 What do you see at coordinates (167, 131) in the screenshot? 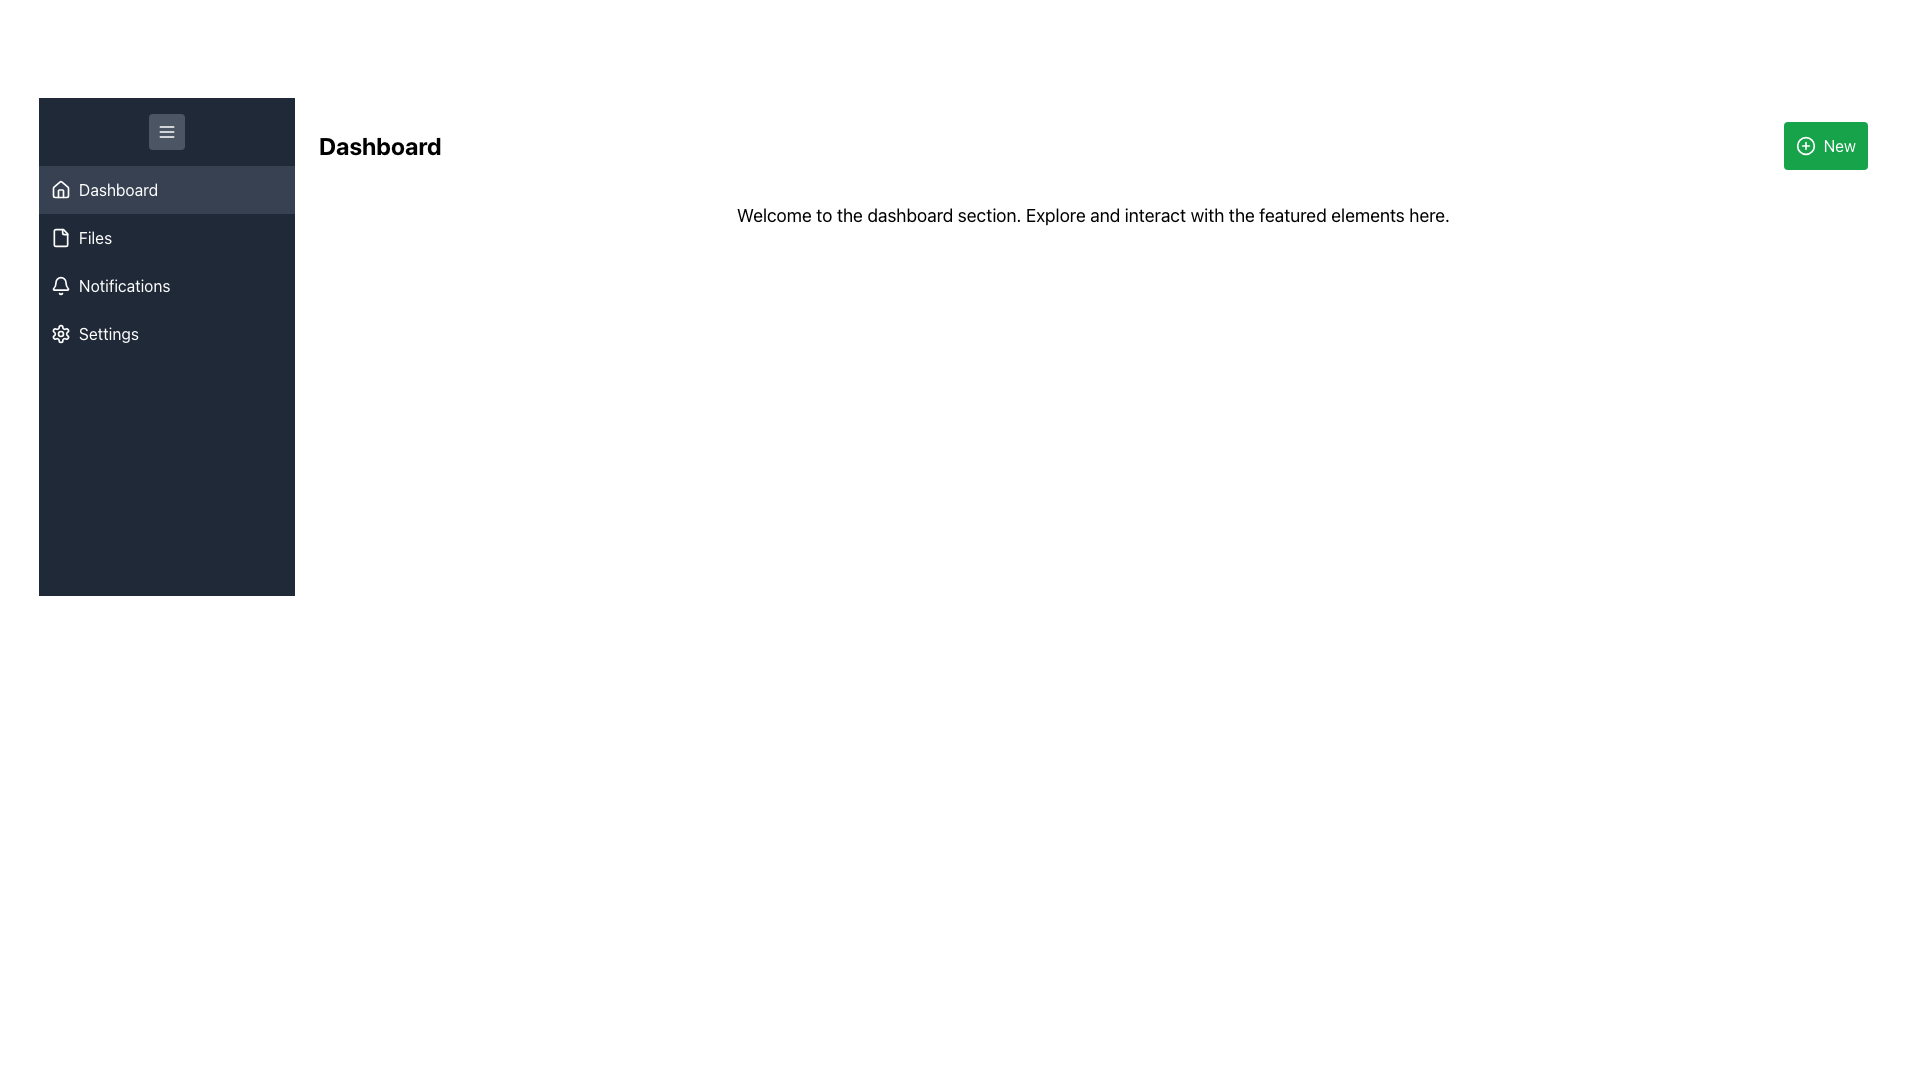
I see `the rounded rectangular button with a dark gray background and a menu icon` at bounding box center [167, 131].